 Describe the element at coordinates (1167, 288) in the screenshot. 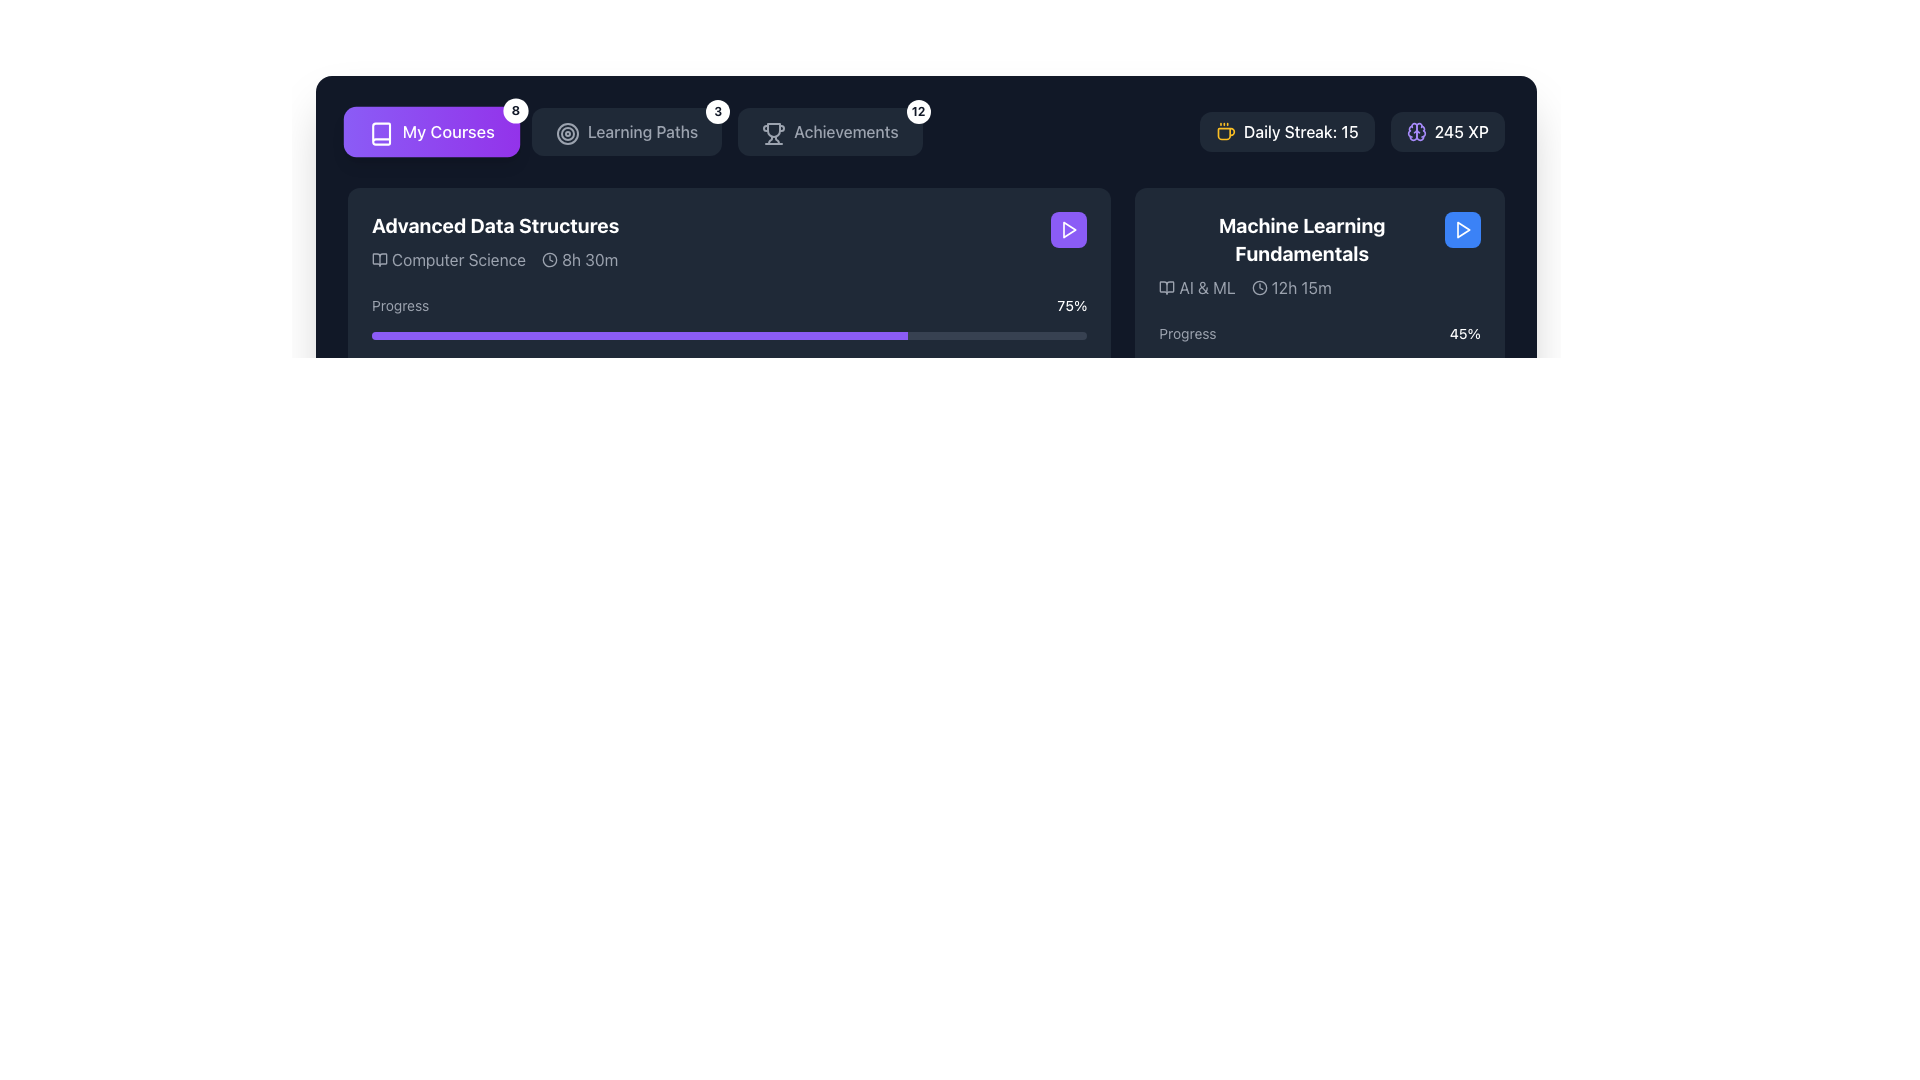

I see `the compact open book icon located to the left of the 'AI & ML' text in the 'Machine Learning Fundamentals' card` at that location.